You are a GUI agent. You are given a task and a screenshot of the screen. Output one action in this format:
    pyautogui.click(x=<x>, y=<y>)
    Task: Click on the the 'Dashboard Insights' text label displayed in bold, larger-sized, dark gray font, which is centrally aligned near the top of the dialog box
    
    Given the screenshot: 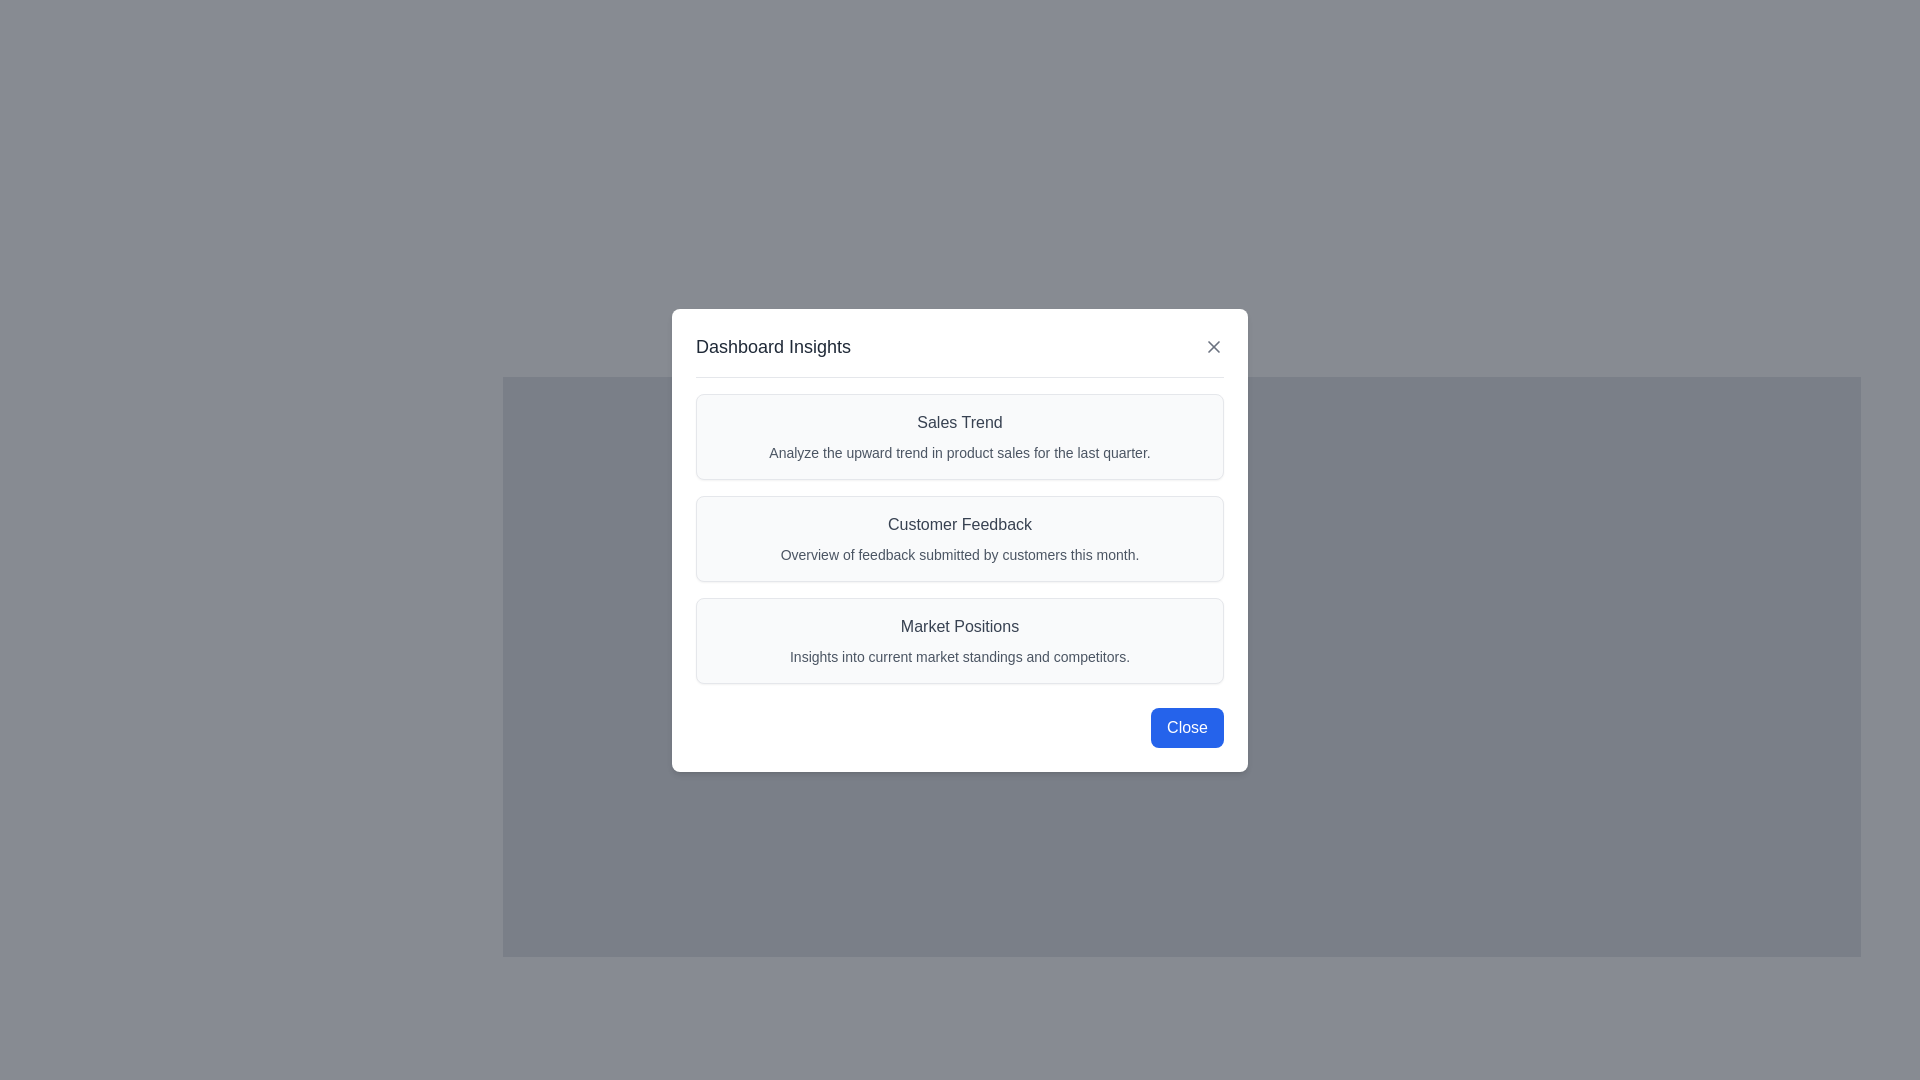 What is the action you would take?
    pyautogui.click(x=772, y=345)
    